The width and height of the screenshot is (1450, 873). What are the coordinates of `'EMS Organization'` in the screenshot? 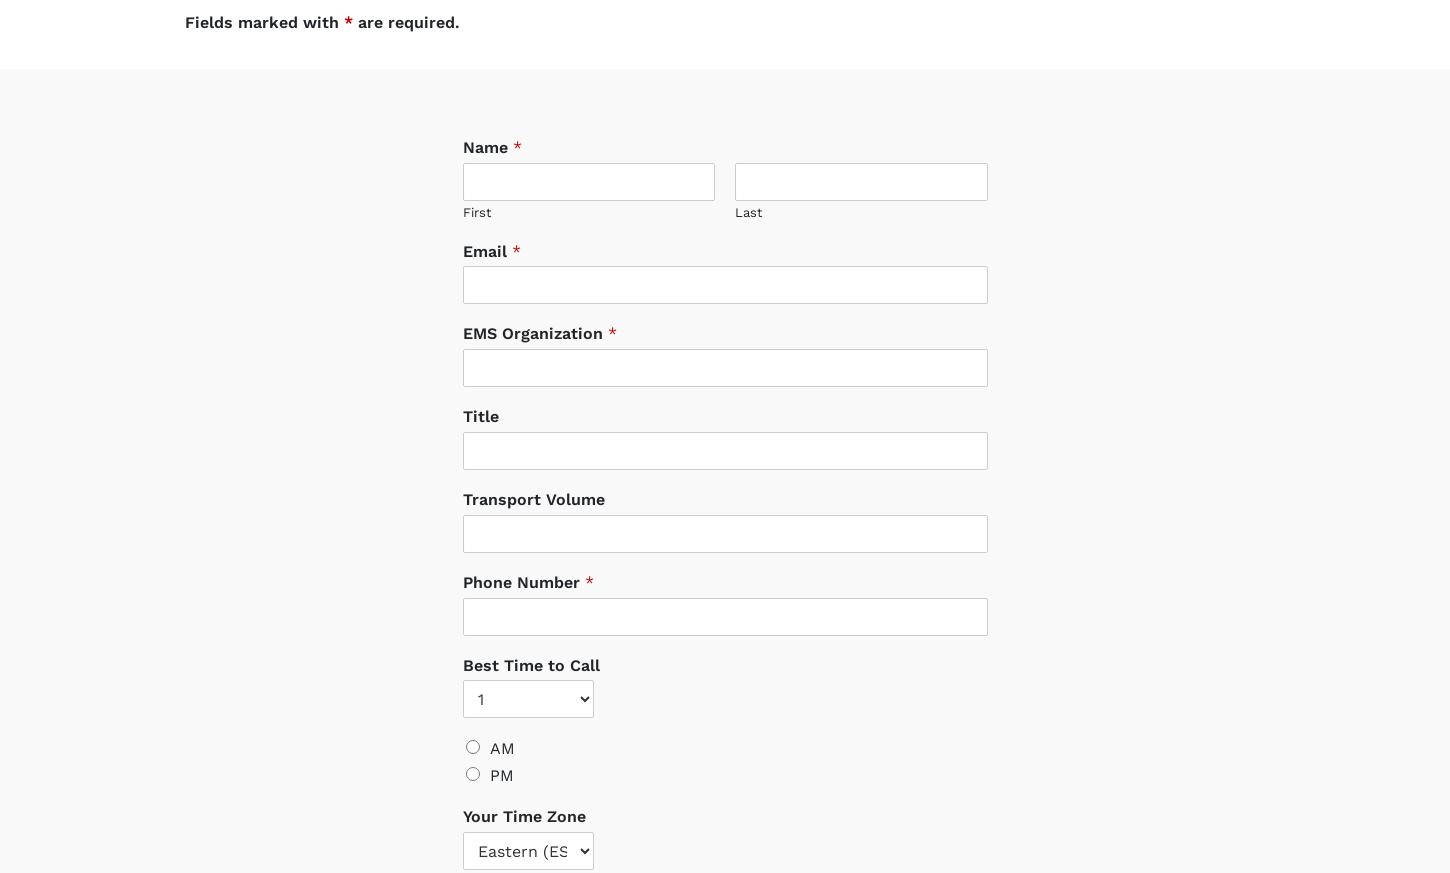 It's located at (534, 314).